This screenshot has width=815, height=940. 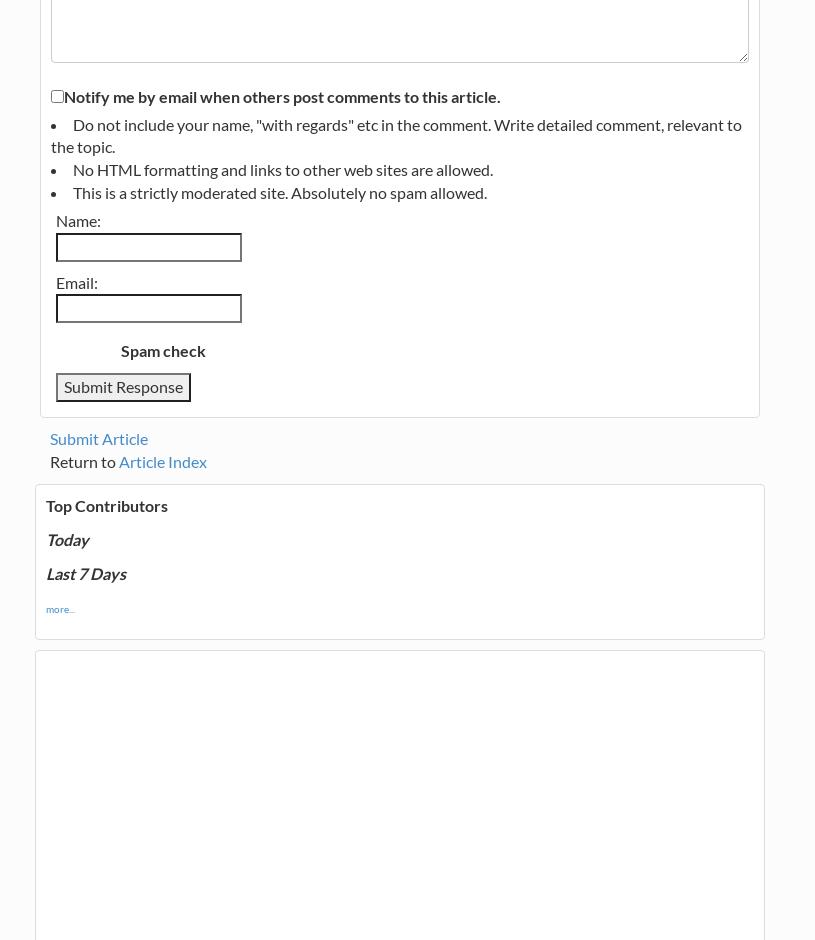 I want to click on 'No HTML formatting and links to other web sites are allowed.', so click(x=281, y=169).